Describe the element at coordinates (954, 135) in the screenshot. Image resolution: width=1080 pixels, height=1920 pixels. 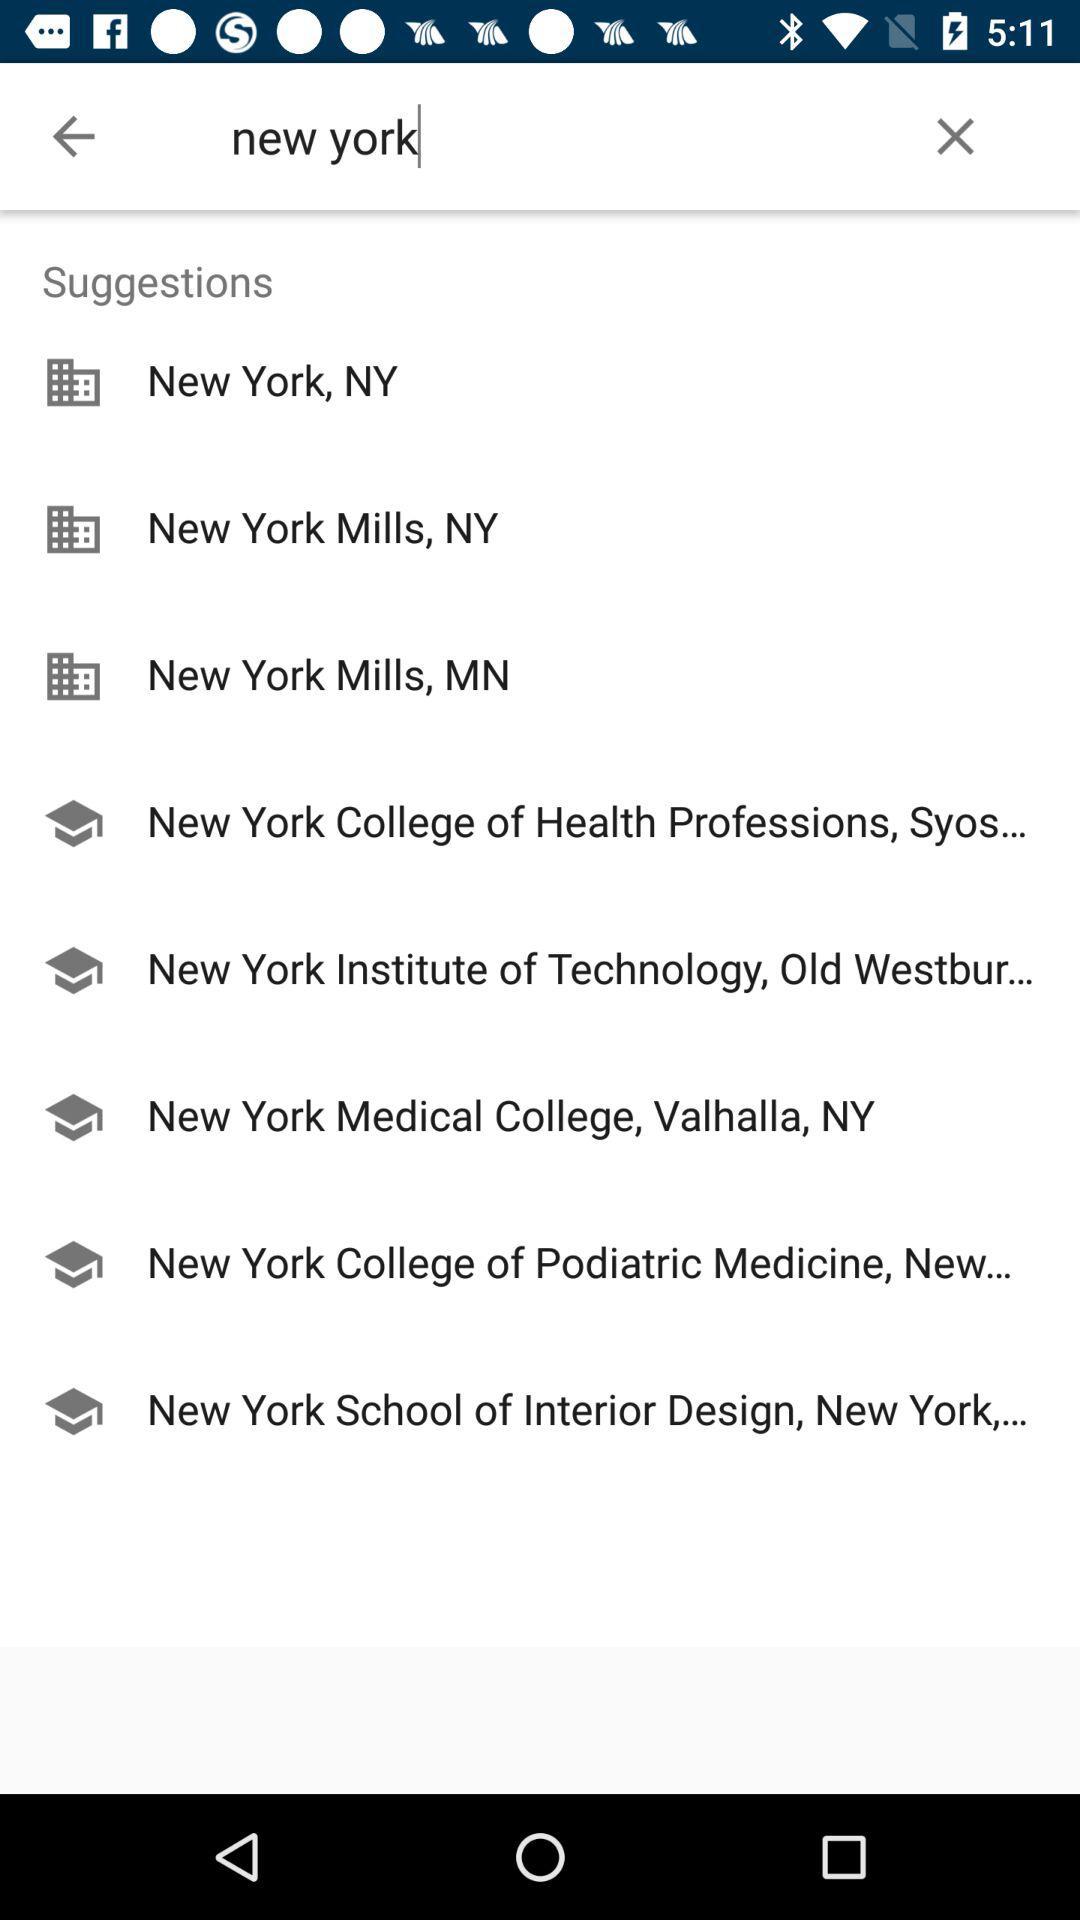
I see `icon next to new york icon` at that location.